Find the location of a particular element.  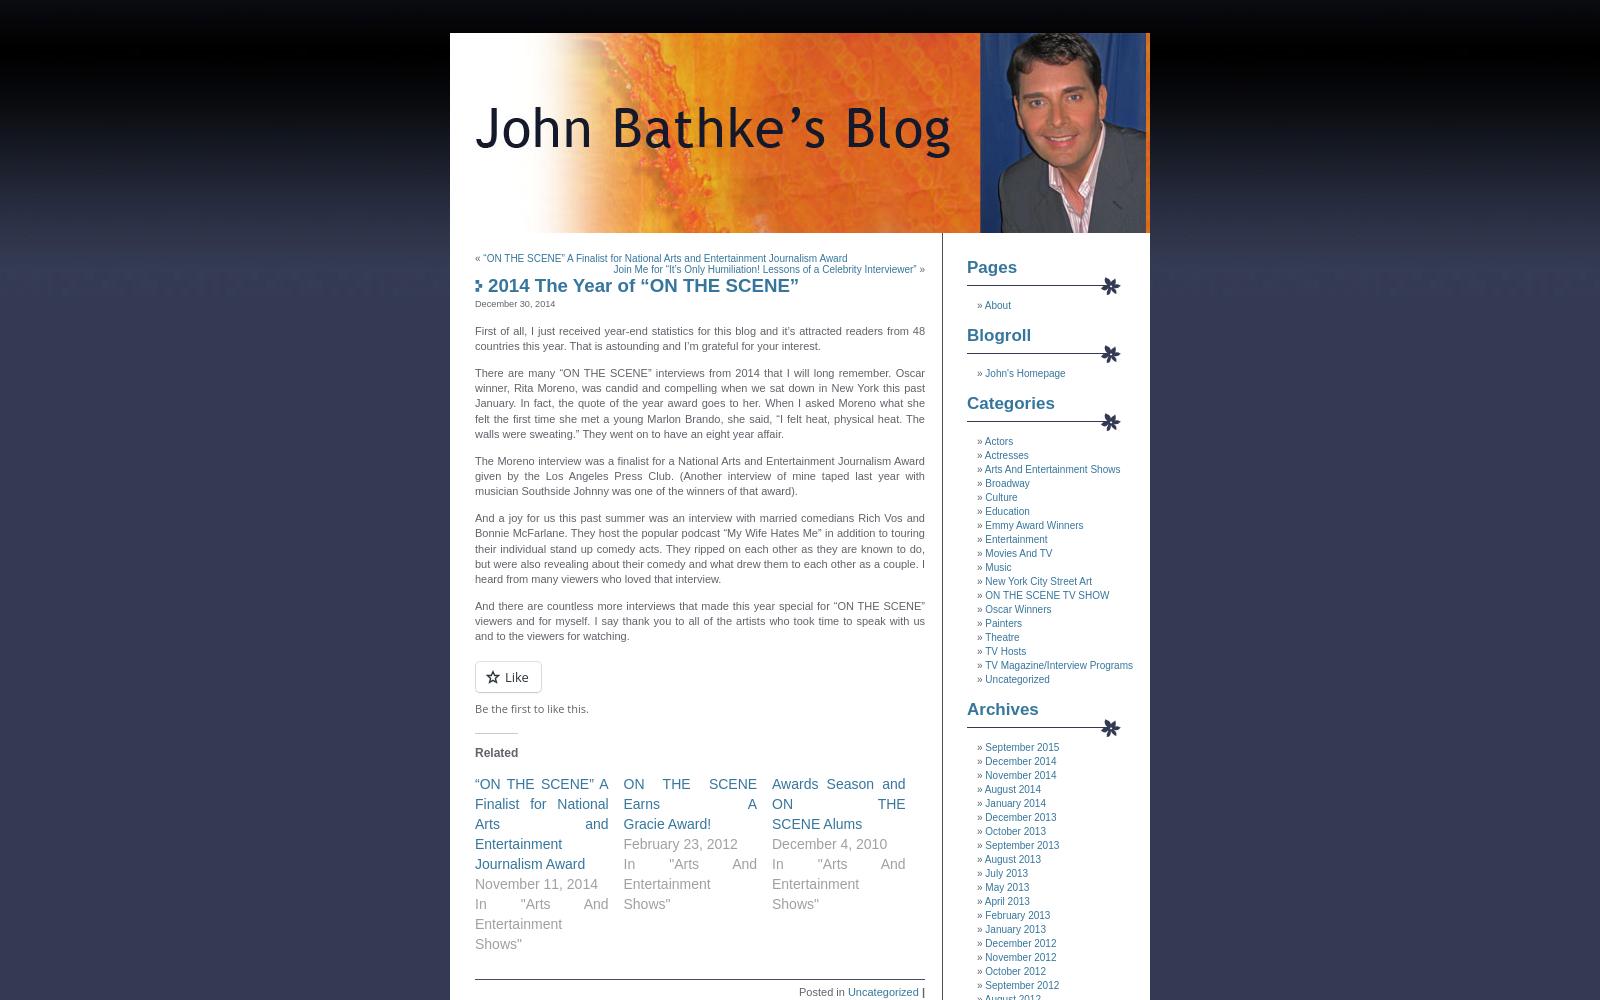

'Painters' is located at coordinates (1003, 622).